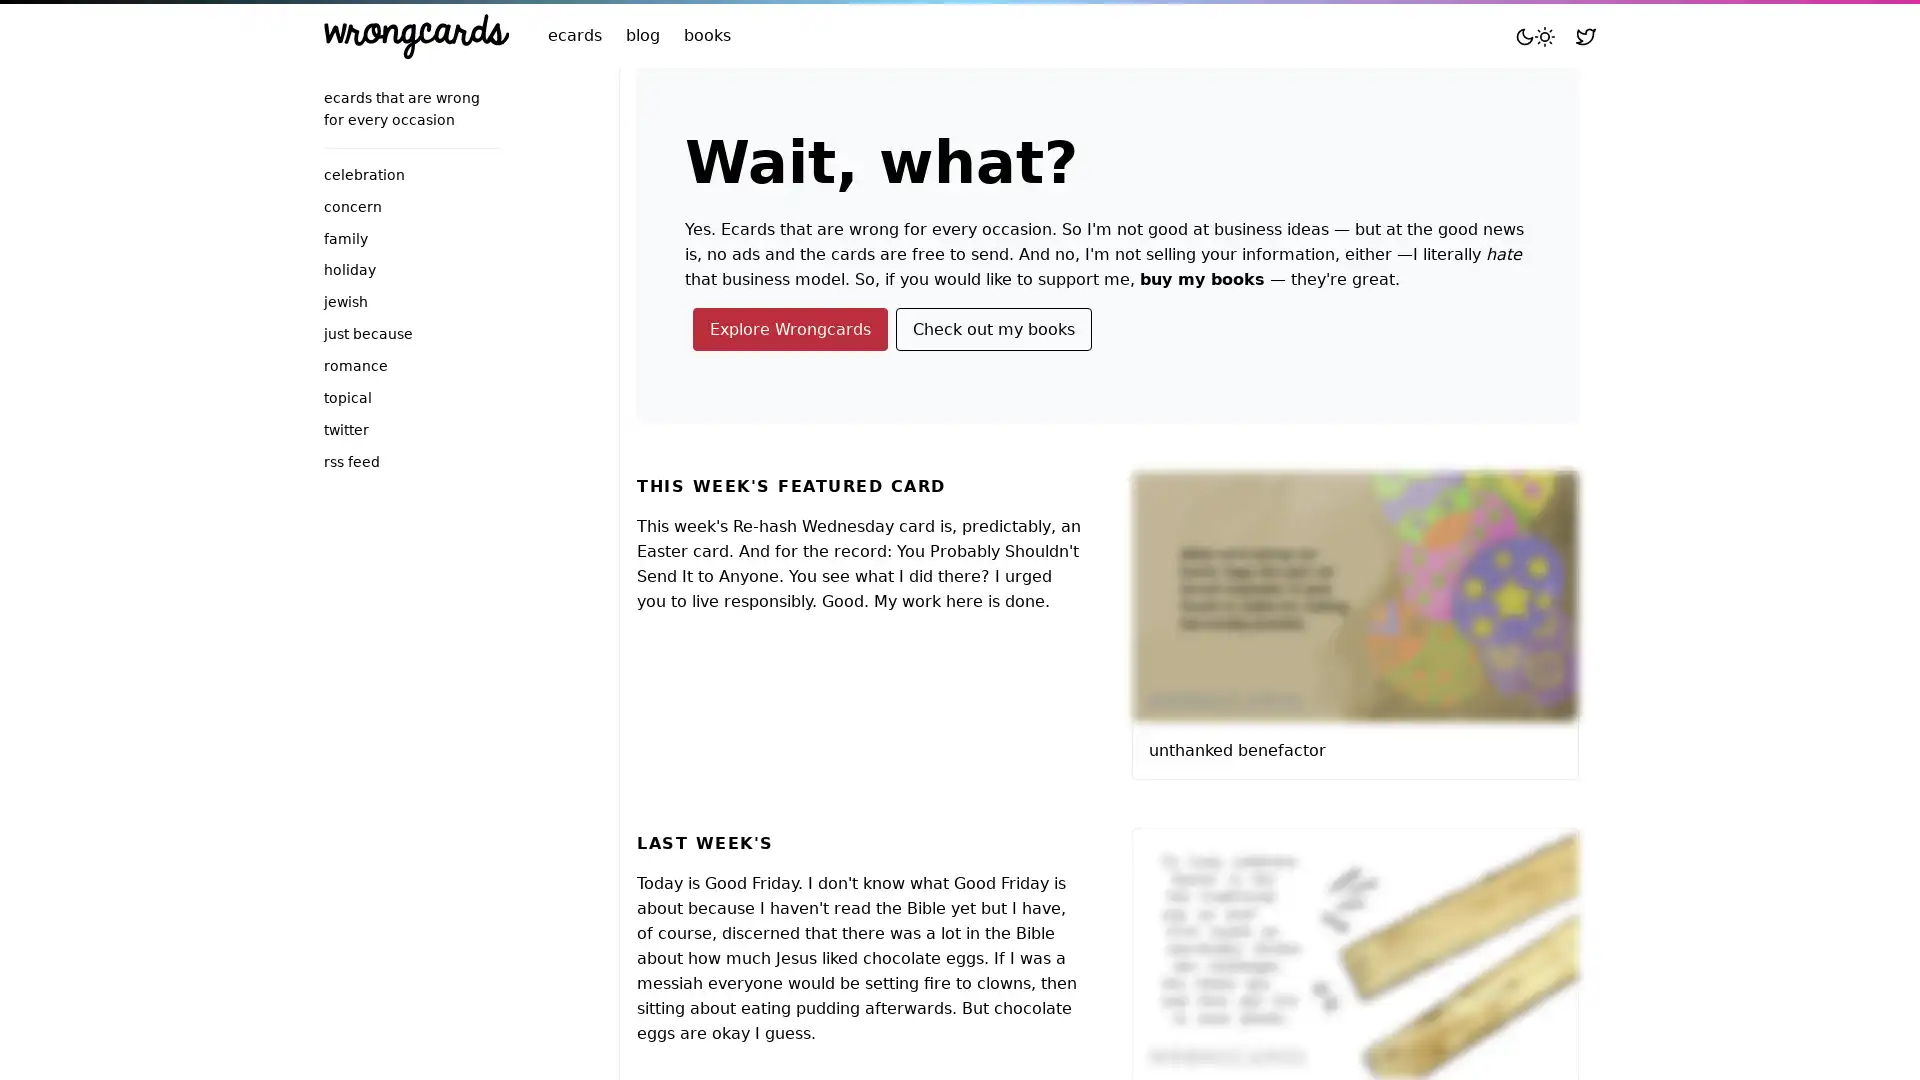 The image size is (1920, 1080). What do you see at coordinates (1534, 35) in the screenshot?
I see `Toggle mode` at bounding box center [1534, 35].